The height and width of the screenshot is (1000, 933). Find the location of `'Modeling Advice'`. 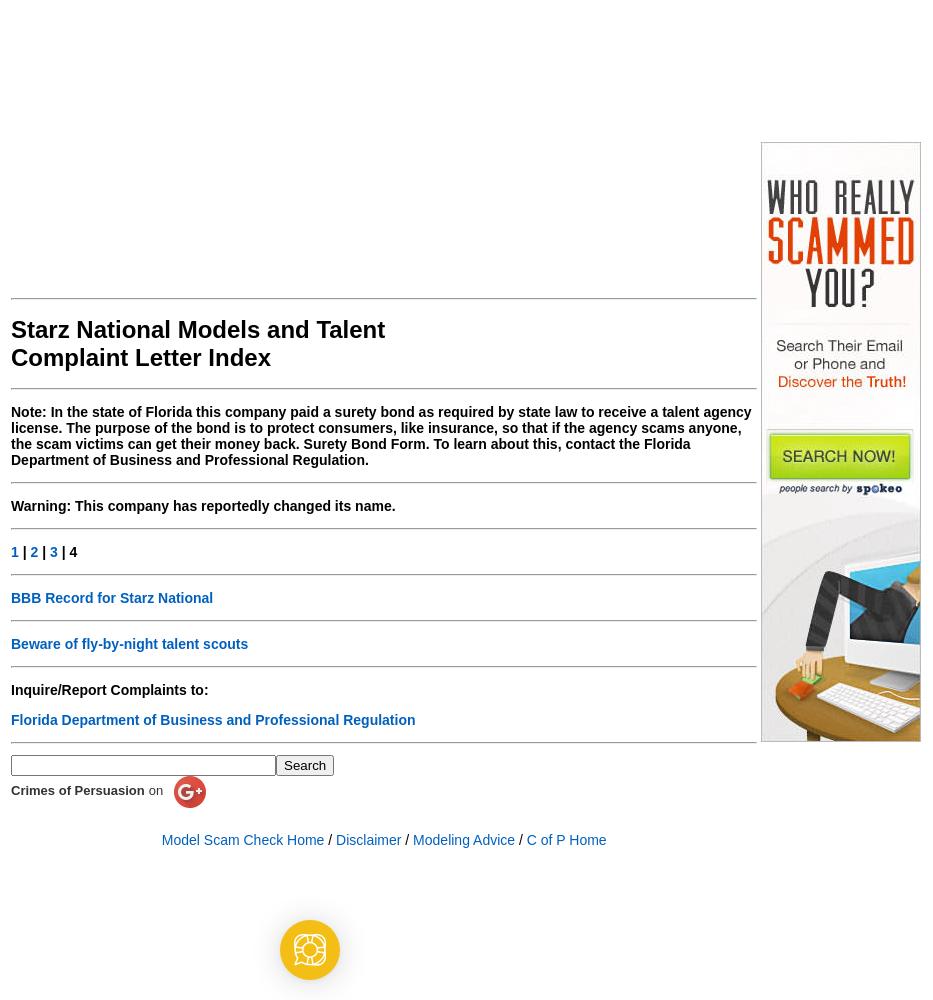

'Modeling Advice' is located at coordinates (462, 839).